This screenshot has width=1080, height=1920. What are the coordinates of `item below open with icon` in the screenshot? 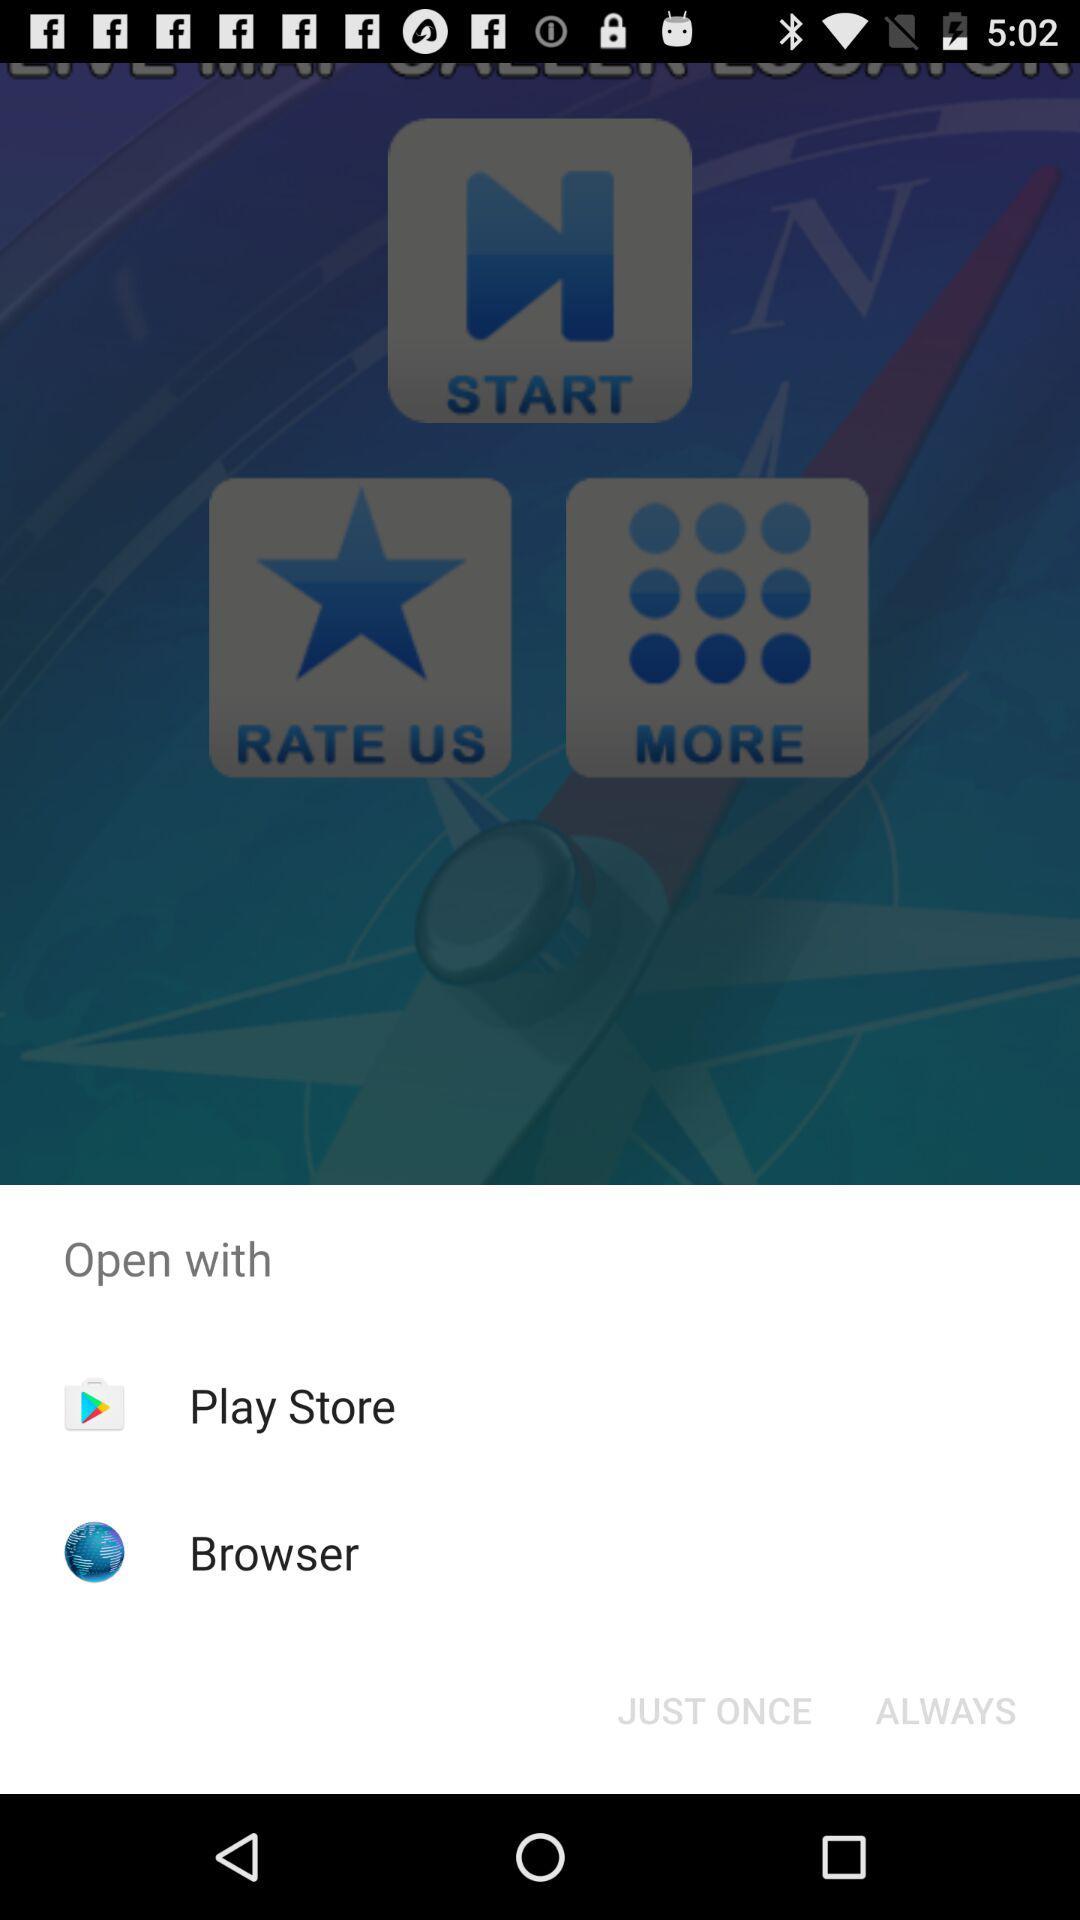 It's located at (945, 1708).